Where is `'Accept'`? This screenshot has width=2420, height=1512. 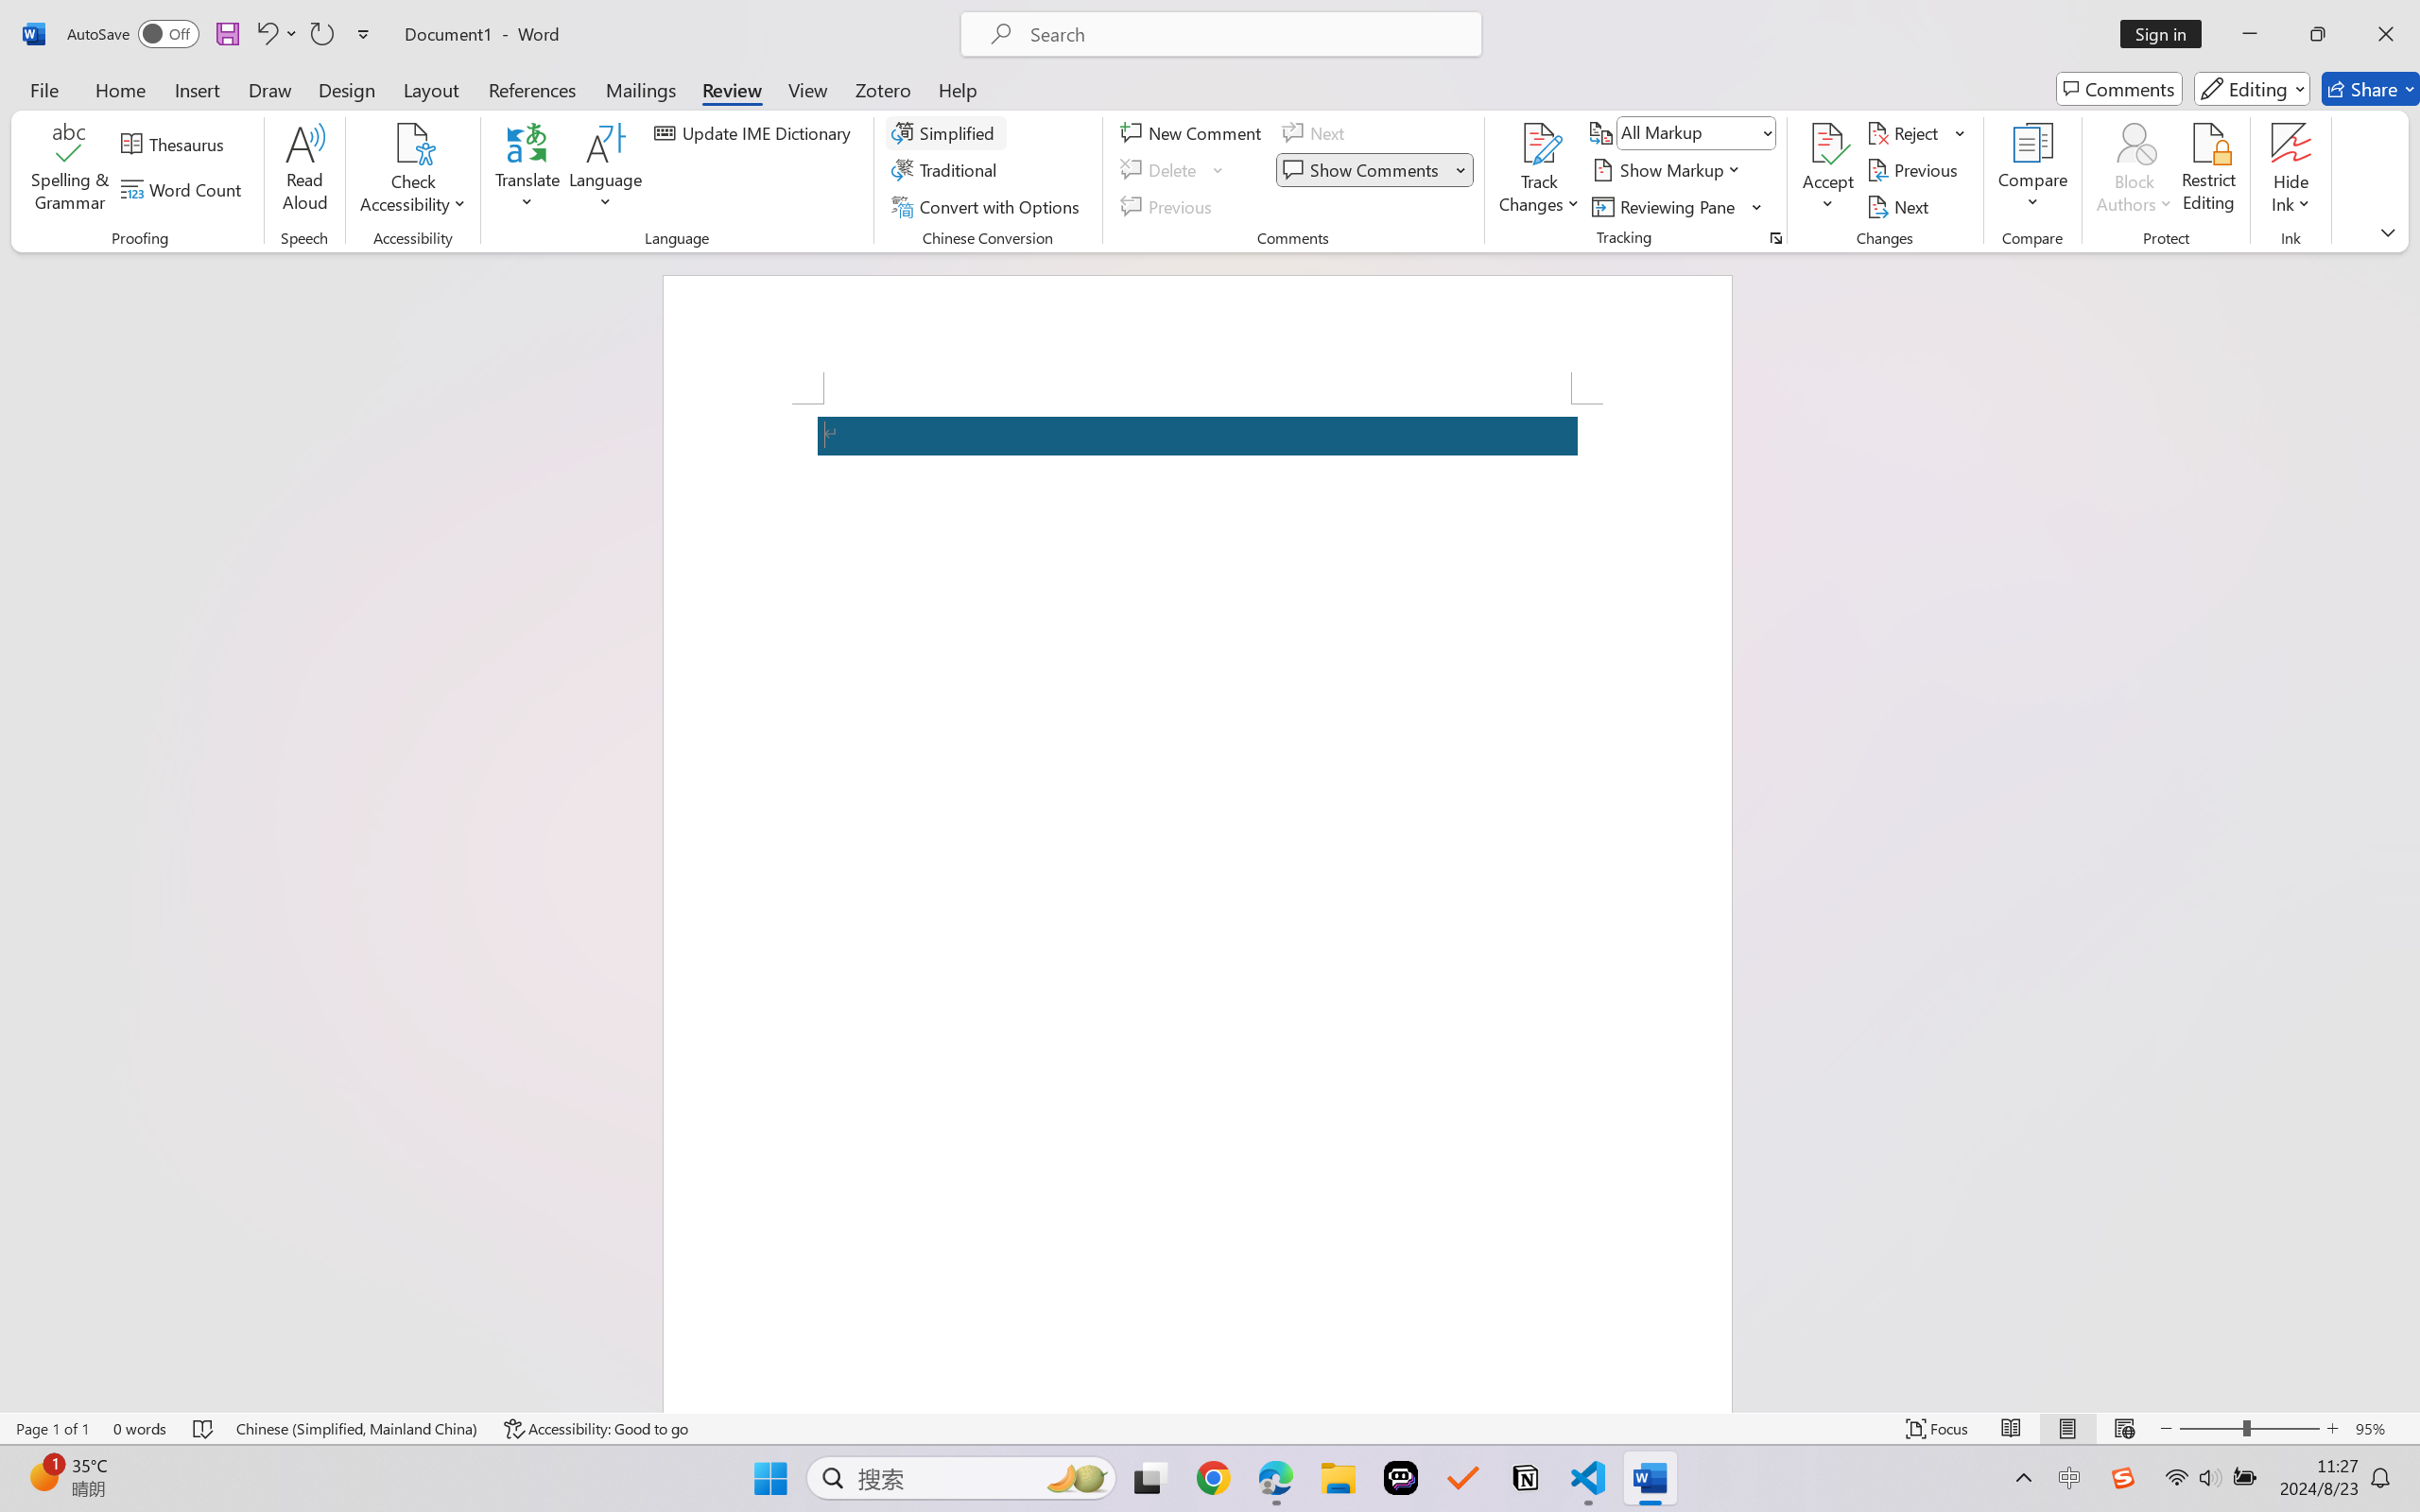 'Accept' is located at coordinates (1827, 170).